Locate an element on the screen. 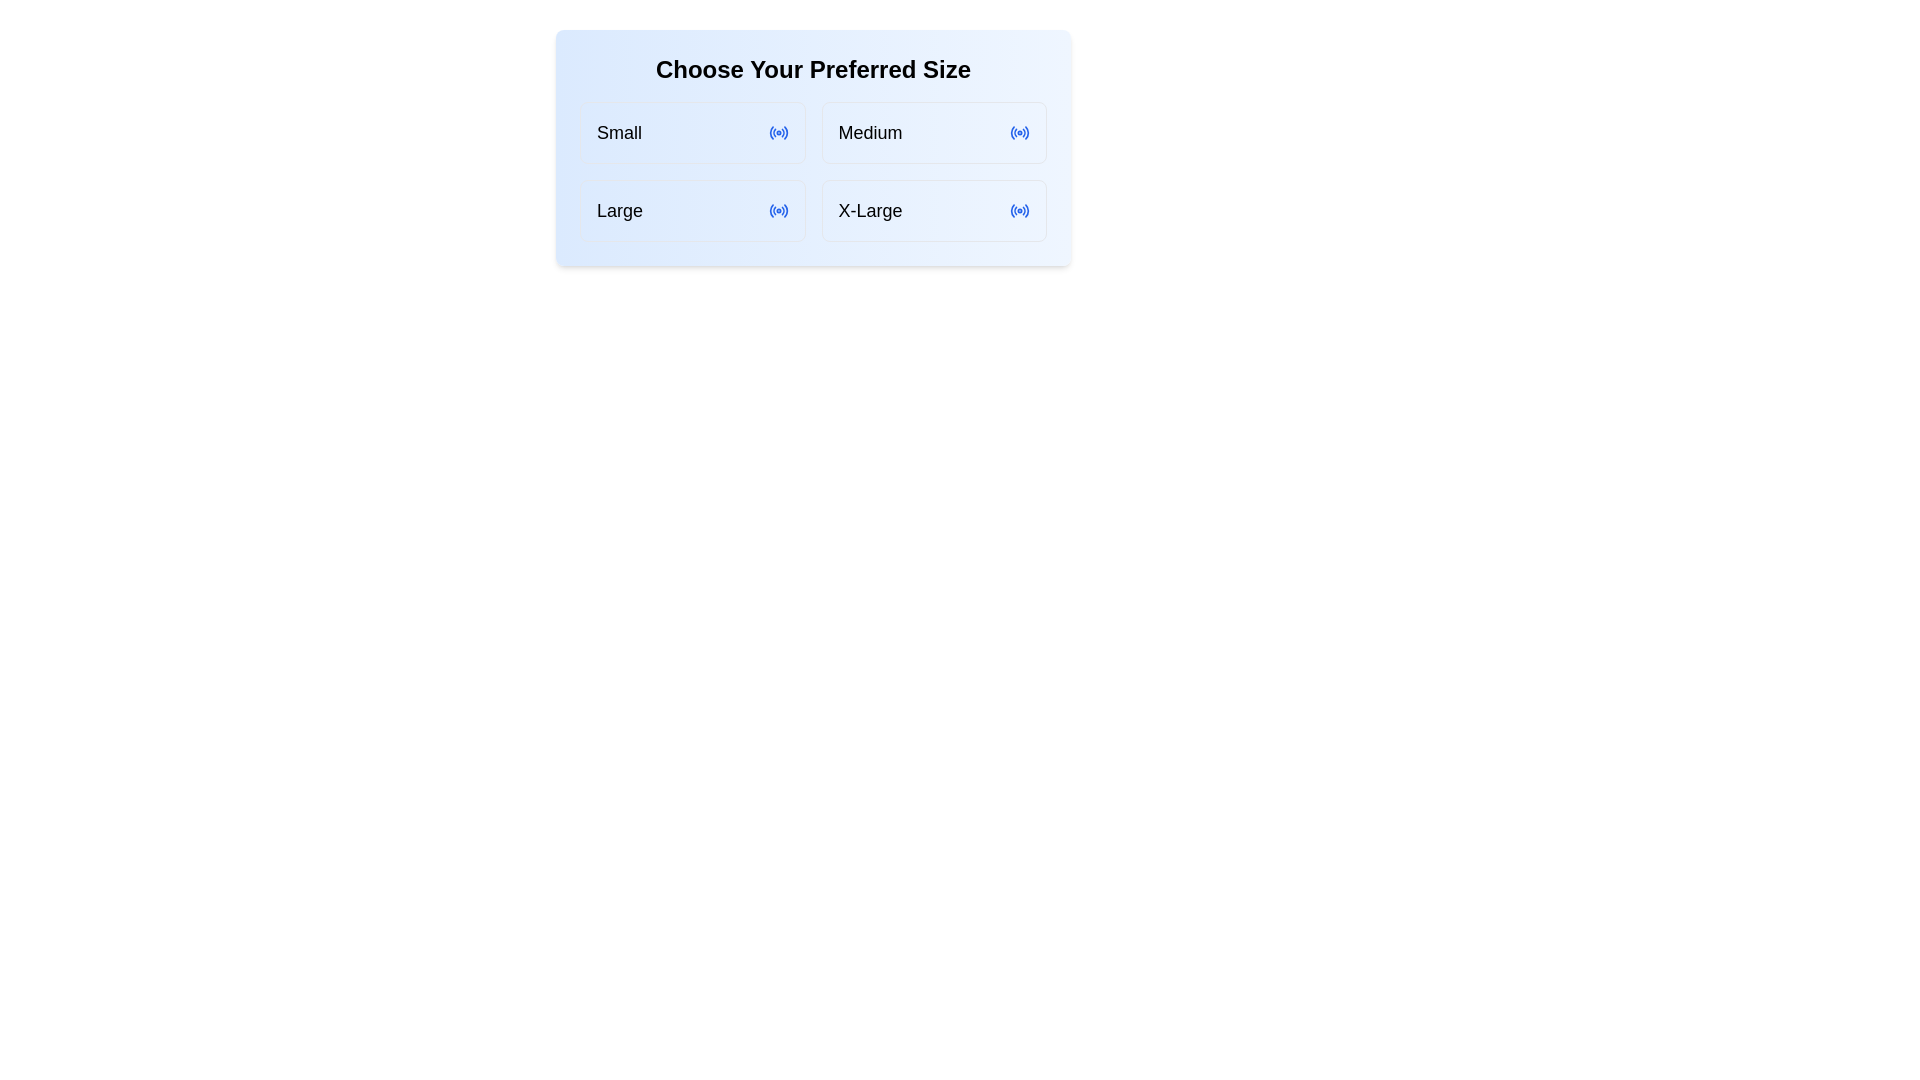 Image resolution: width=1920 pixels, height=1080 pixels. the size option within the Grid layout containing selectable buttons is located at coordinates (813, 146).